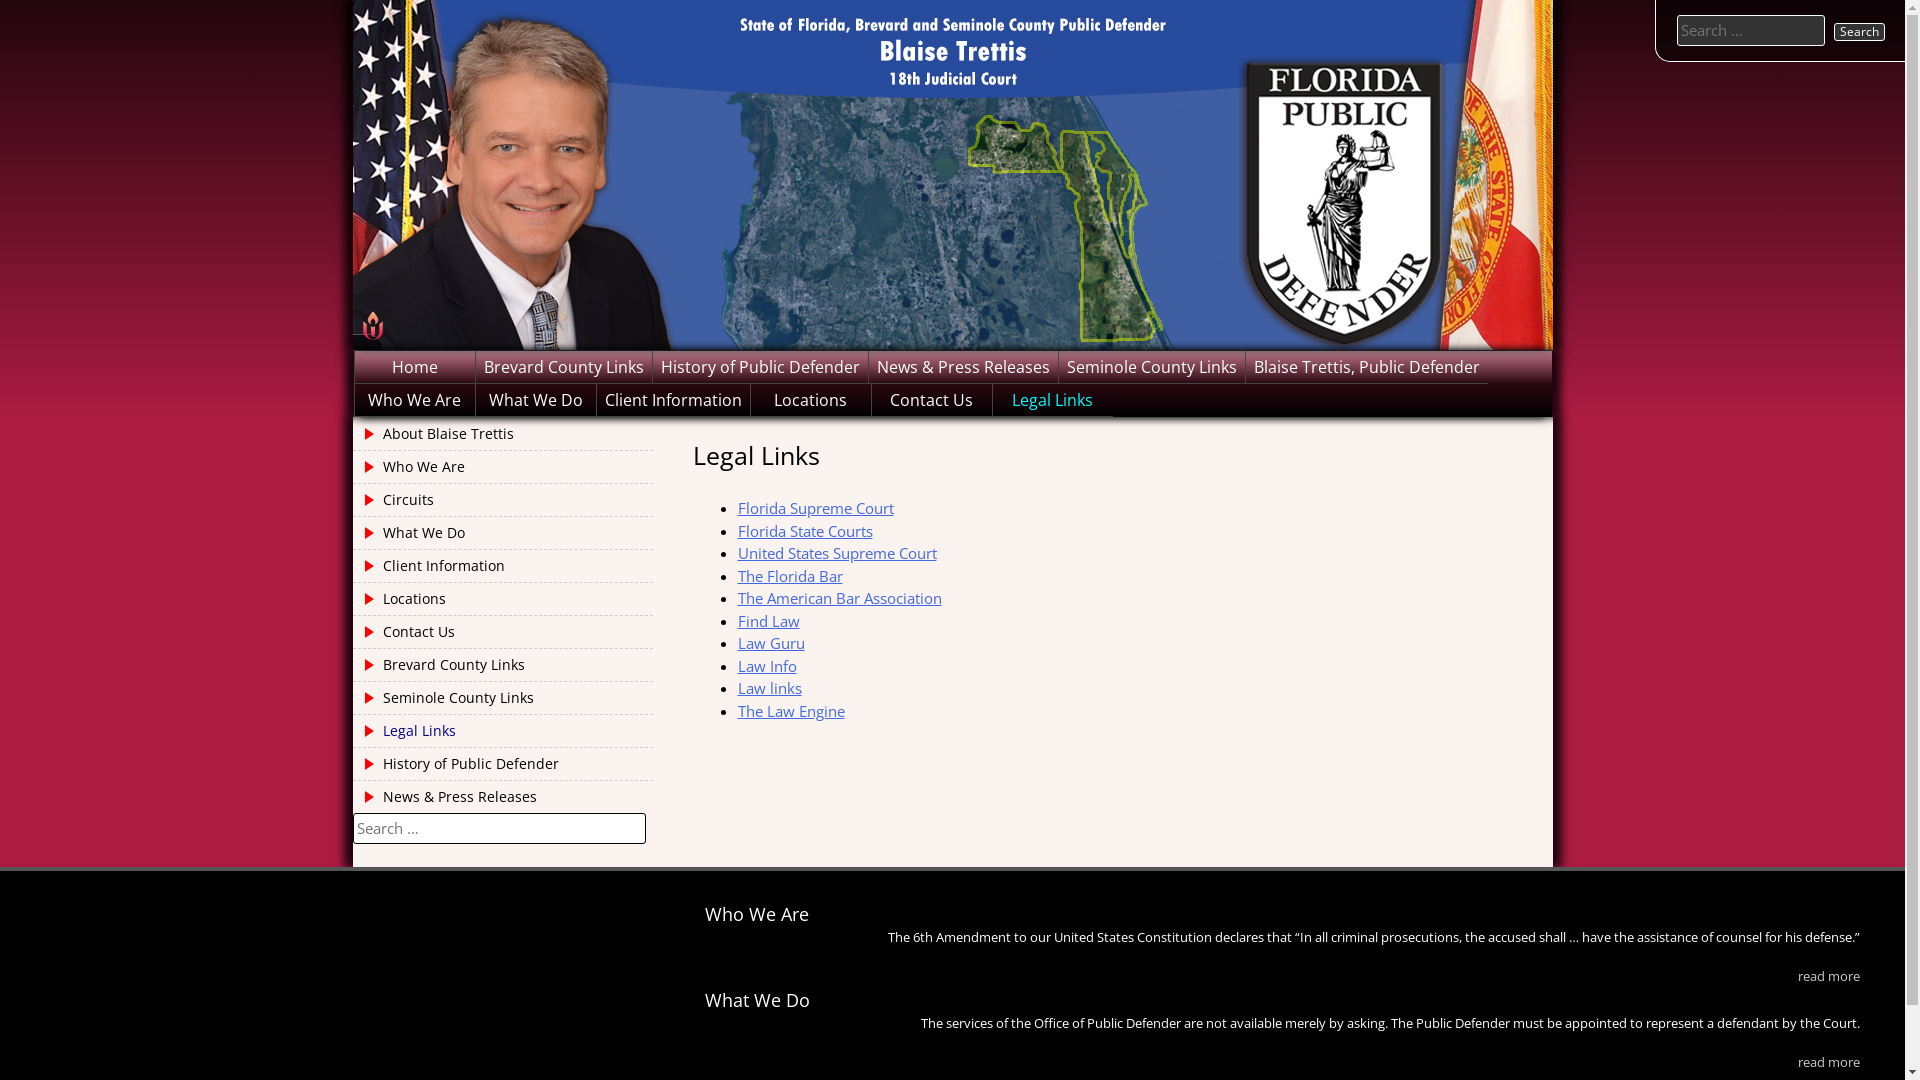 This screenshot has height=1080, width=1920. What do you see at coordinates (770, 643) in the screenshot?
I see `'Law Guru'` at bounding box center [770, 643].